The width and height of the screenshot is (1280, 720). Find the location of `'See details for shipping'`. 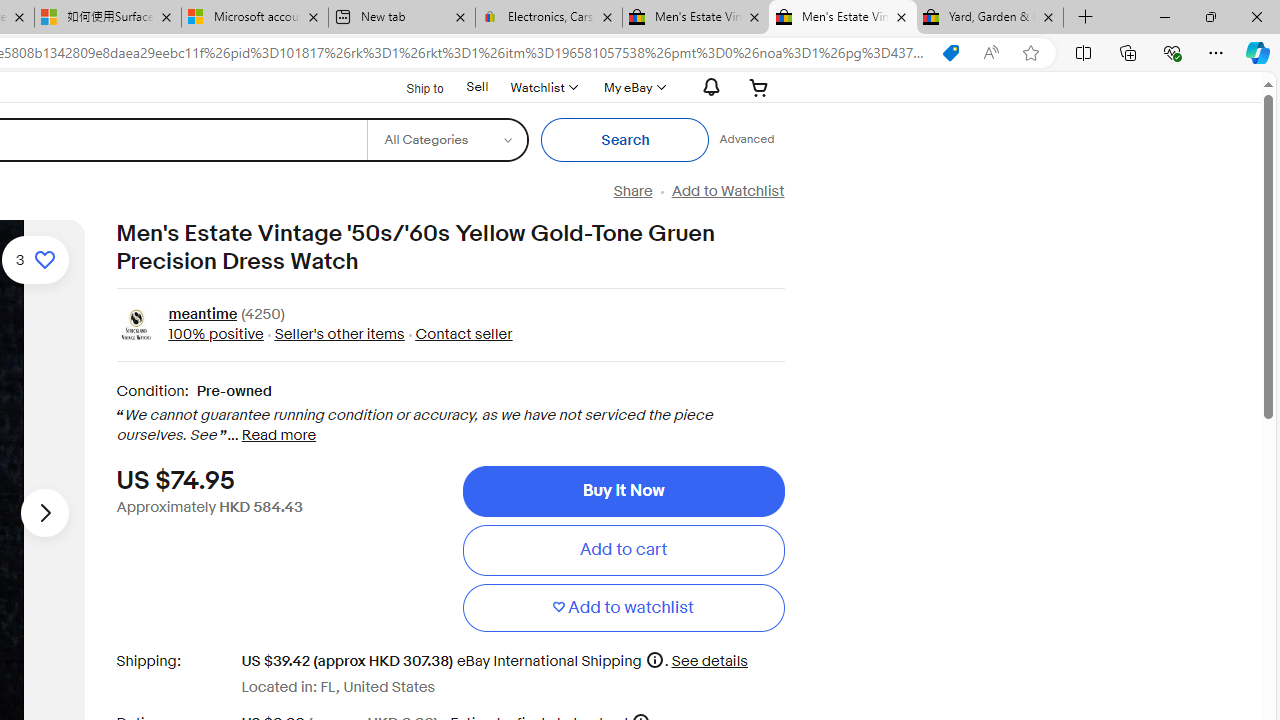

'See details for shipping' is located at coordinates (709, 660).